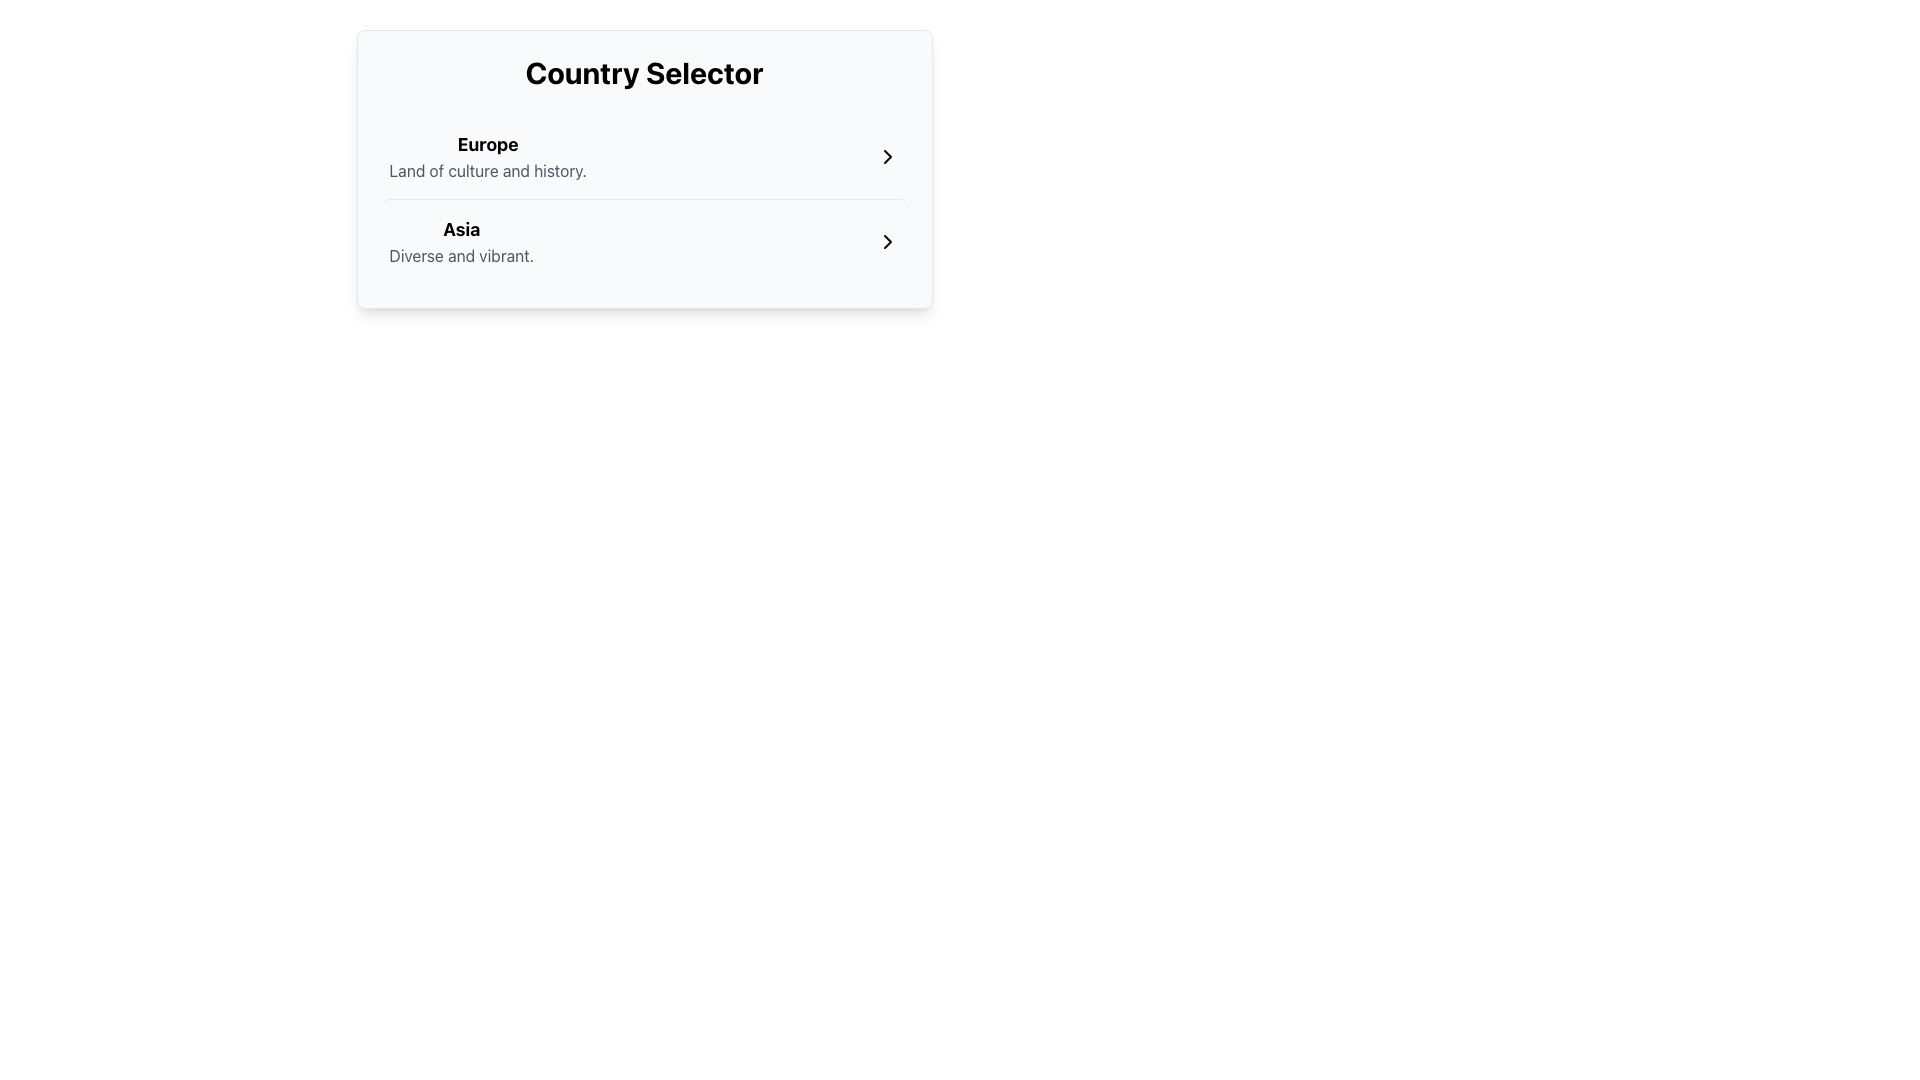 This screenshot has width=1920, height=1080. I want to click on the textual phrase styled with a gray font reading 'Land of culture and history.' located directly below the bolded 'Europe' title in the country selector interface, so click(488, 169).